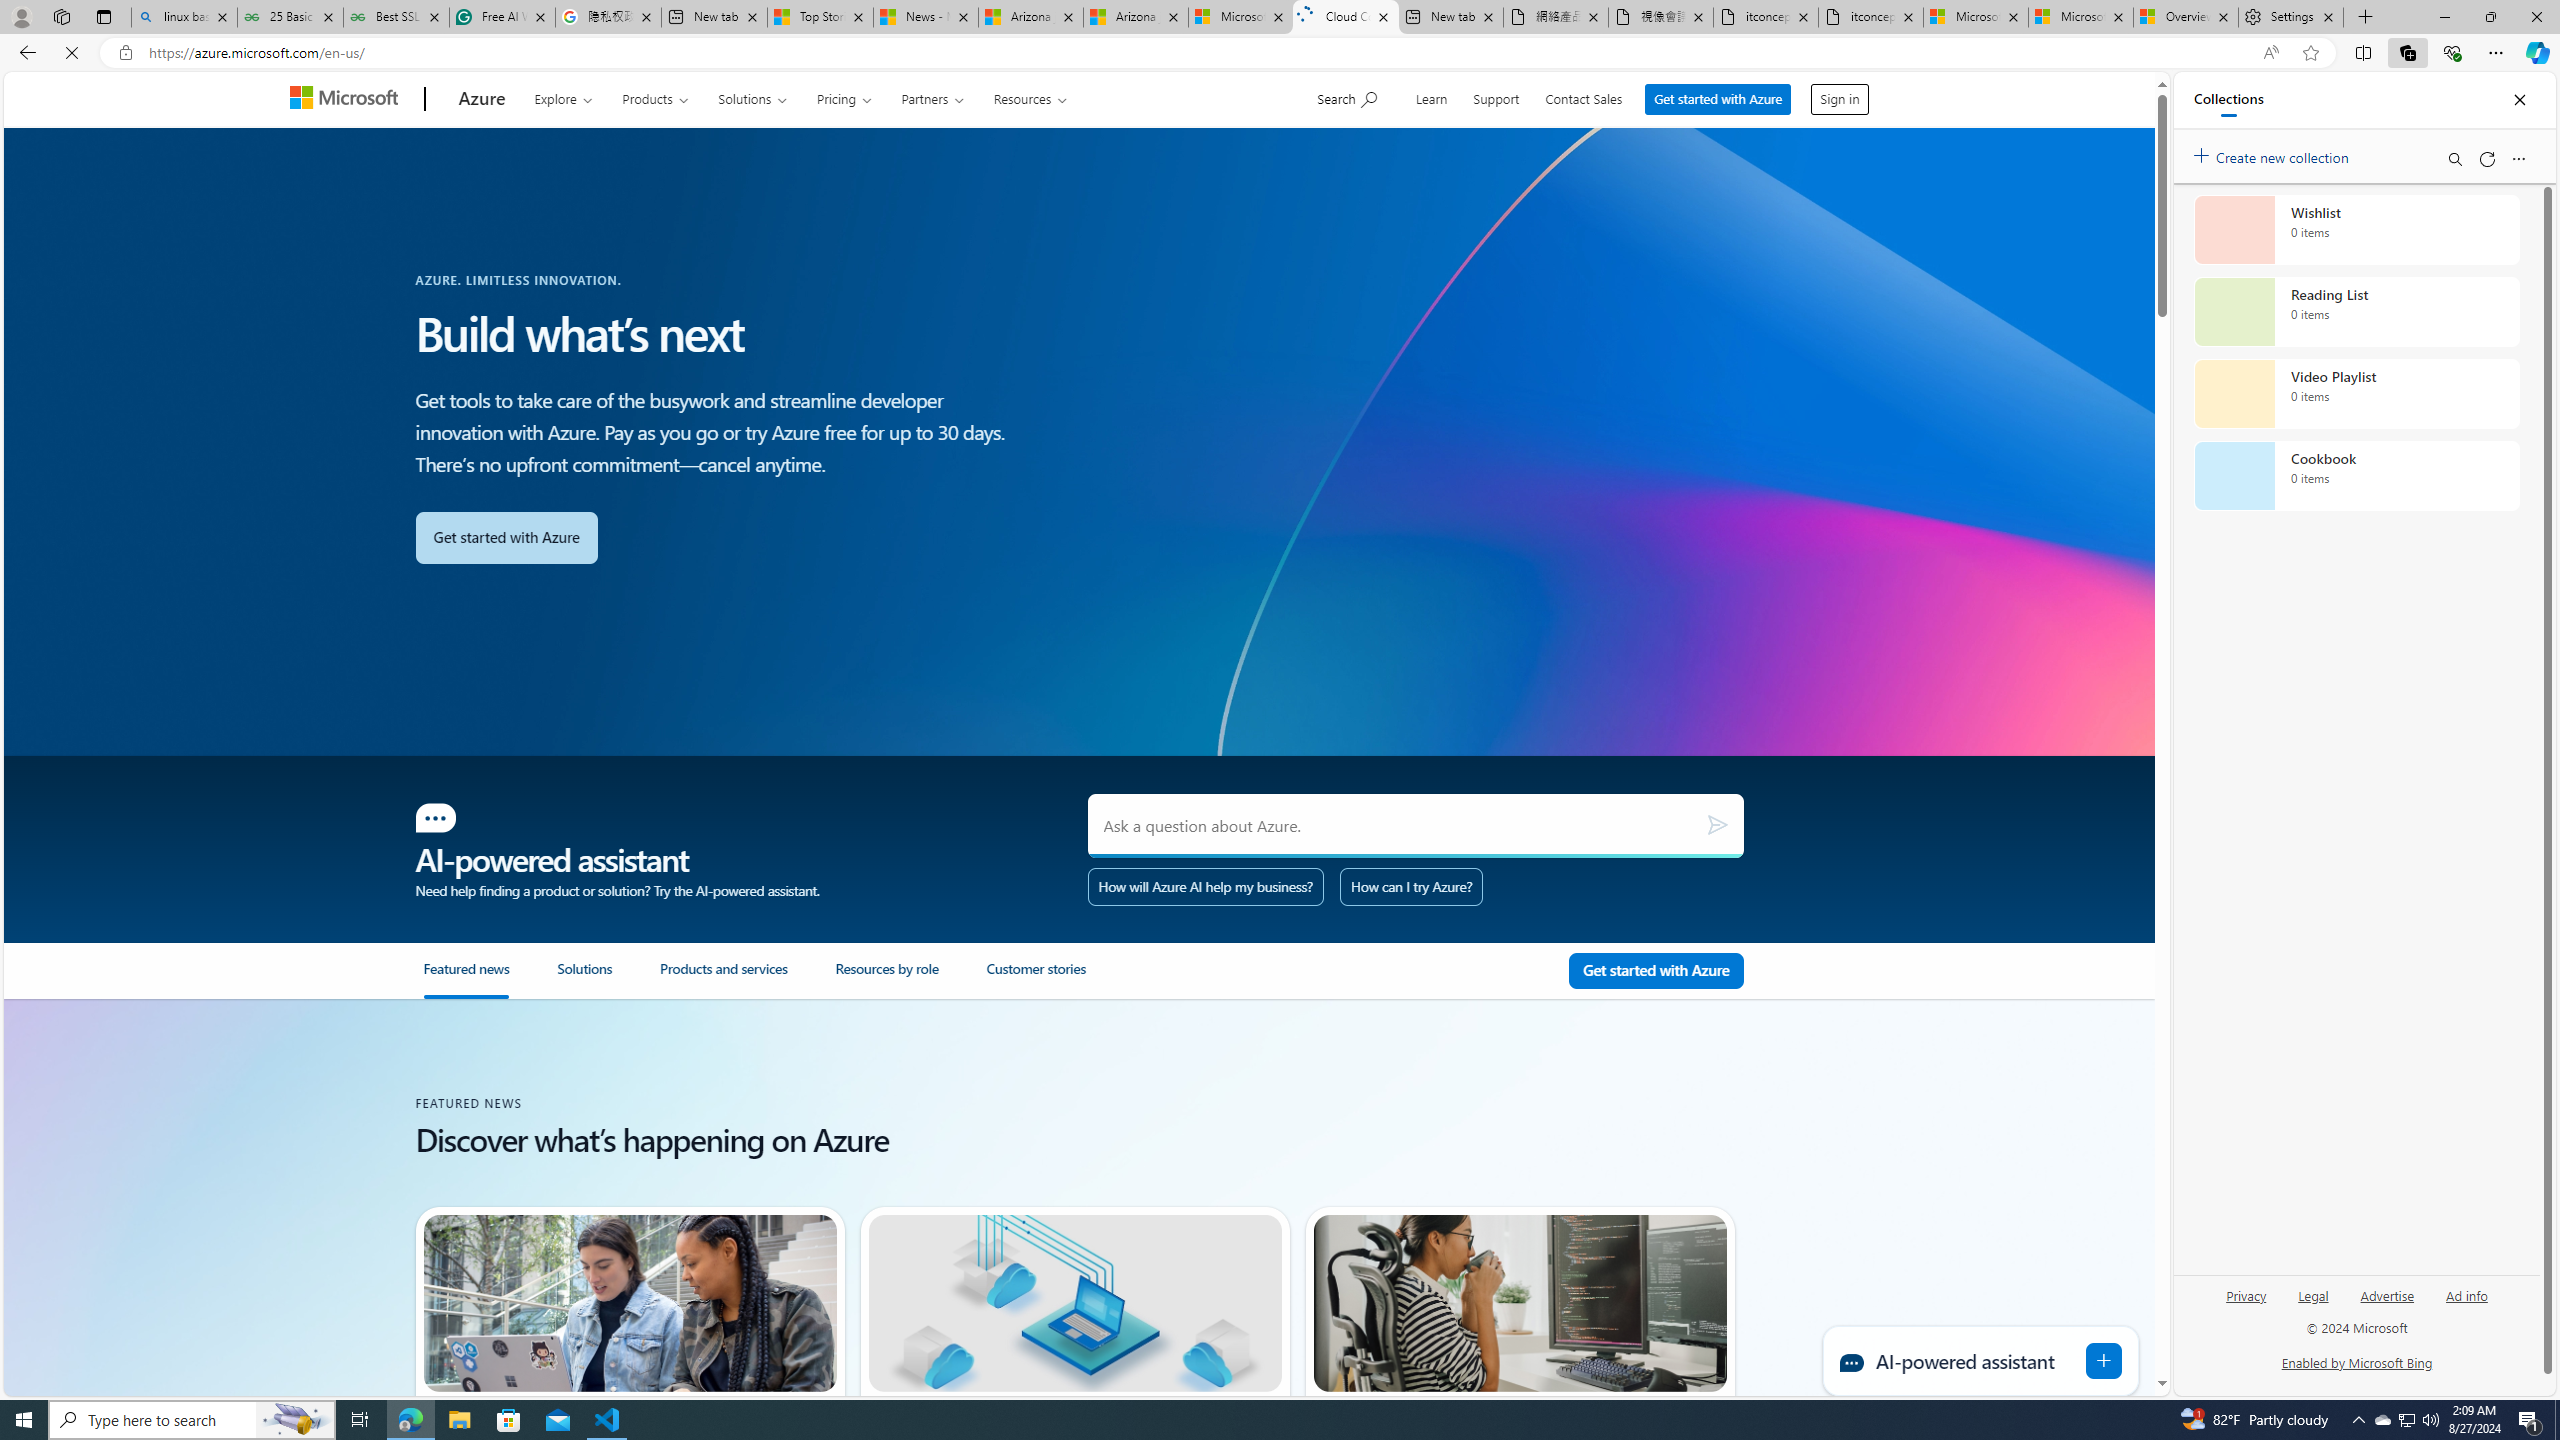 The width and height of the screenshot is (2560, 1440). I want to click on 'Submit', so click(1716, 824).